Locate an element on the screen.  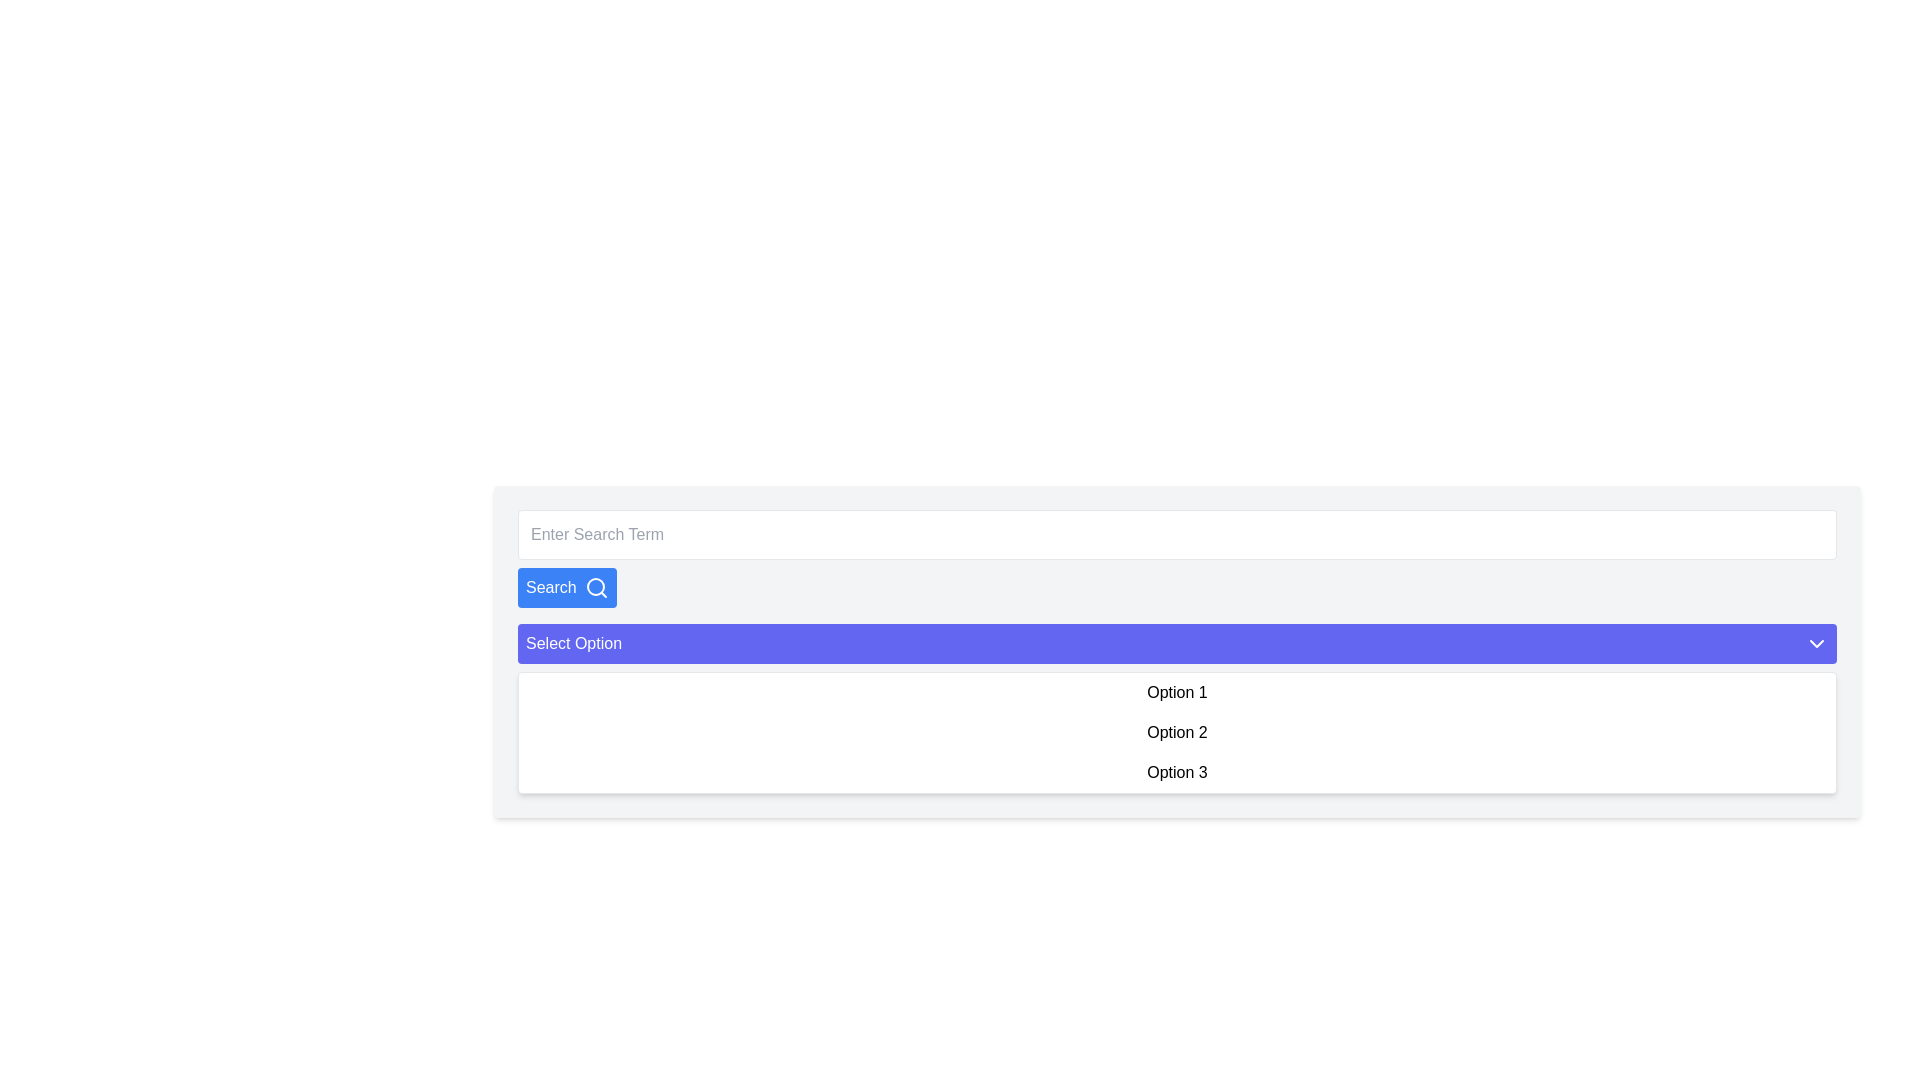
the blue rectangular button labeled 'Search' with a magnifying glass icon is located at coordinates (566, 586).